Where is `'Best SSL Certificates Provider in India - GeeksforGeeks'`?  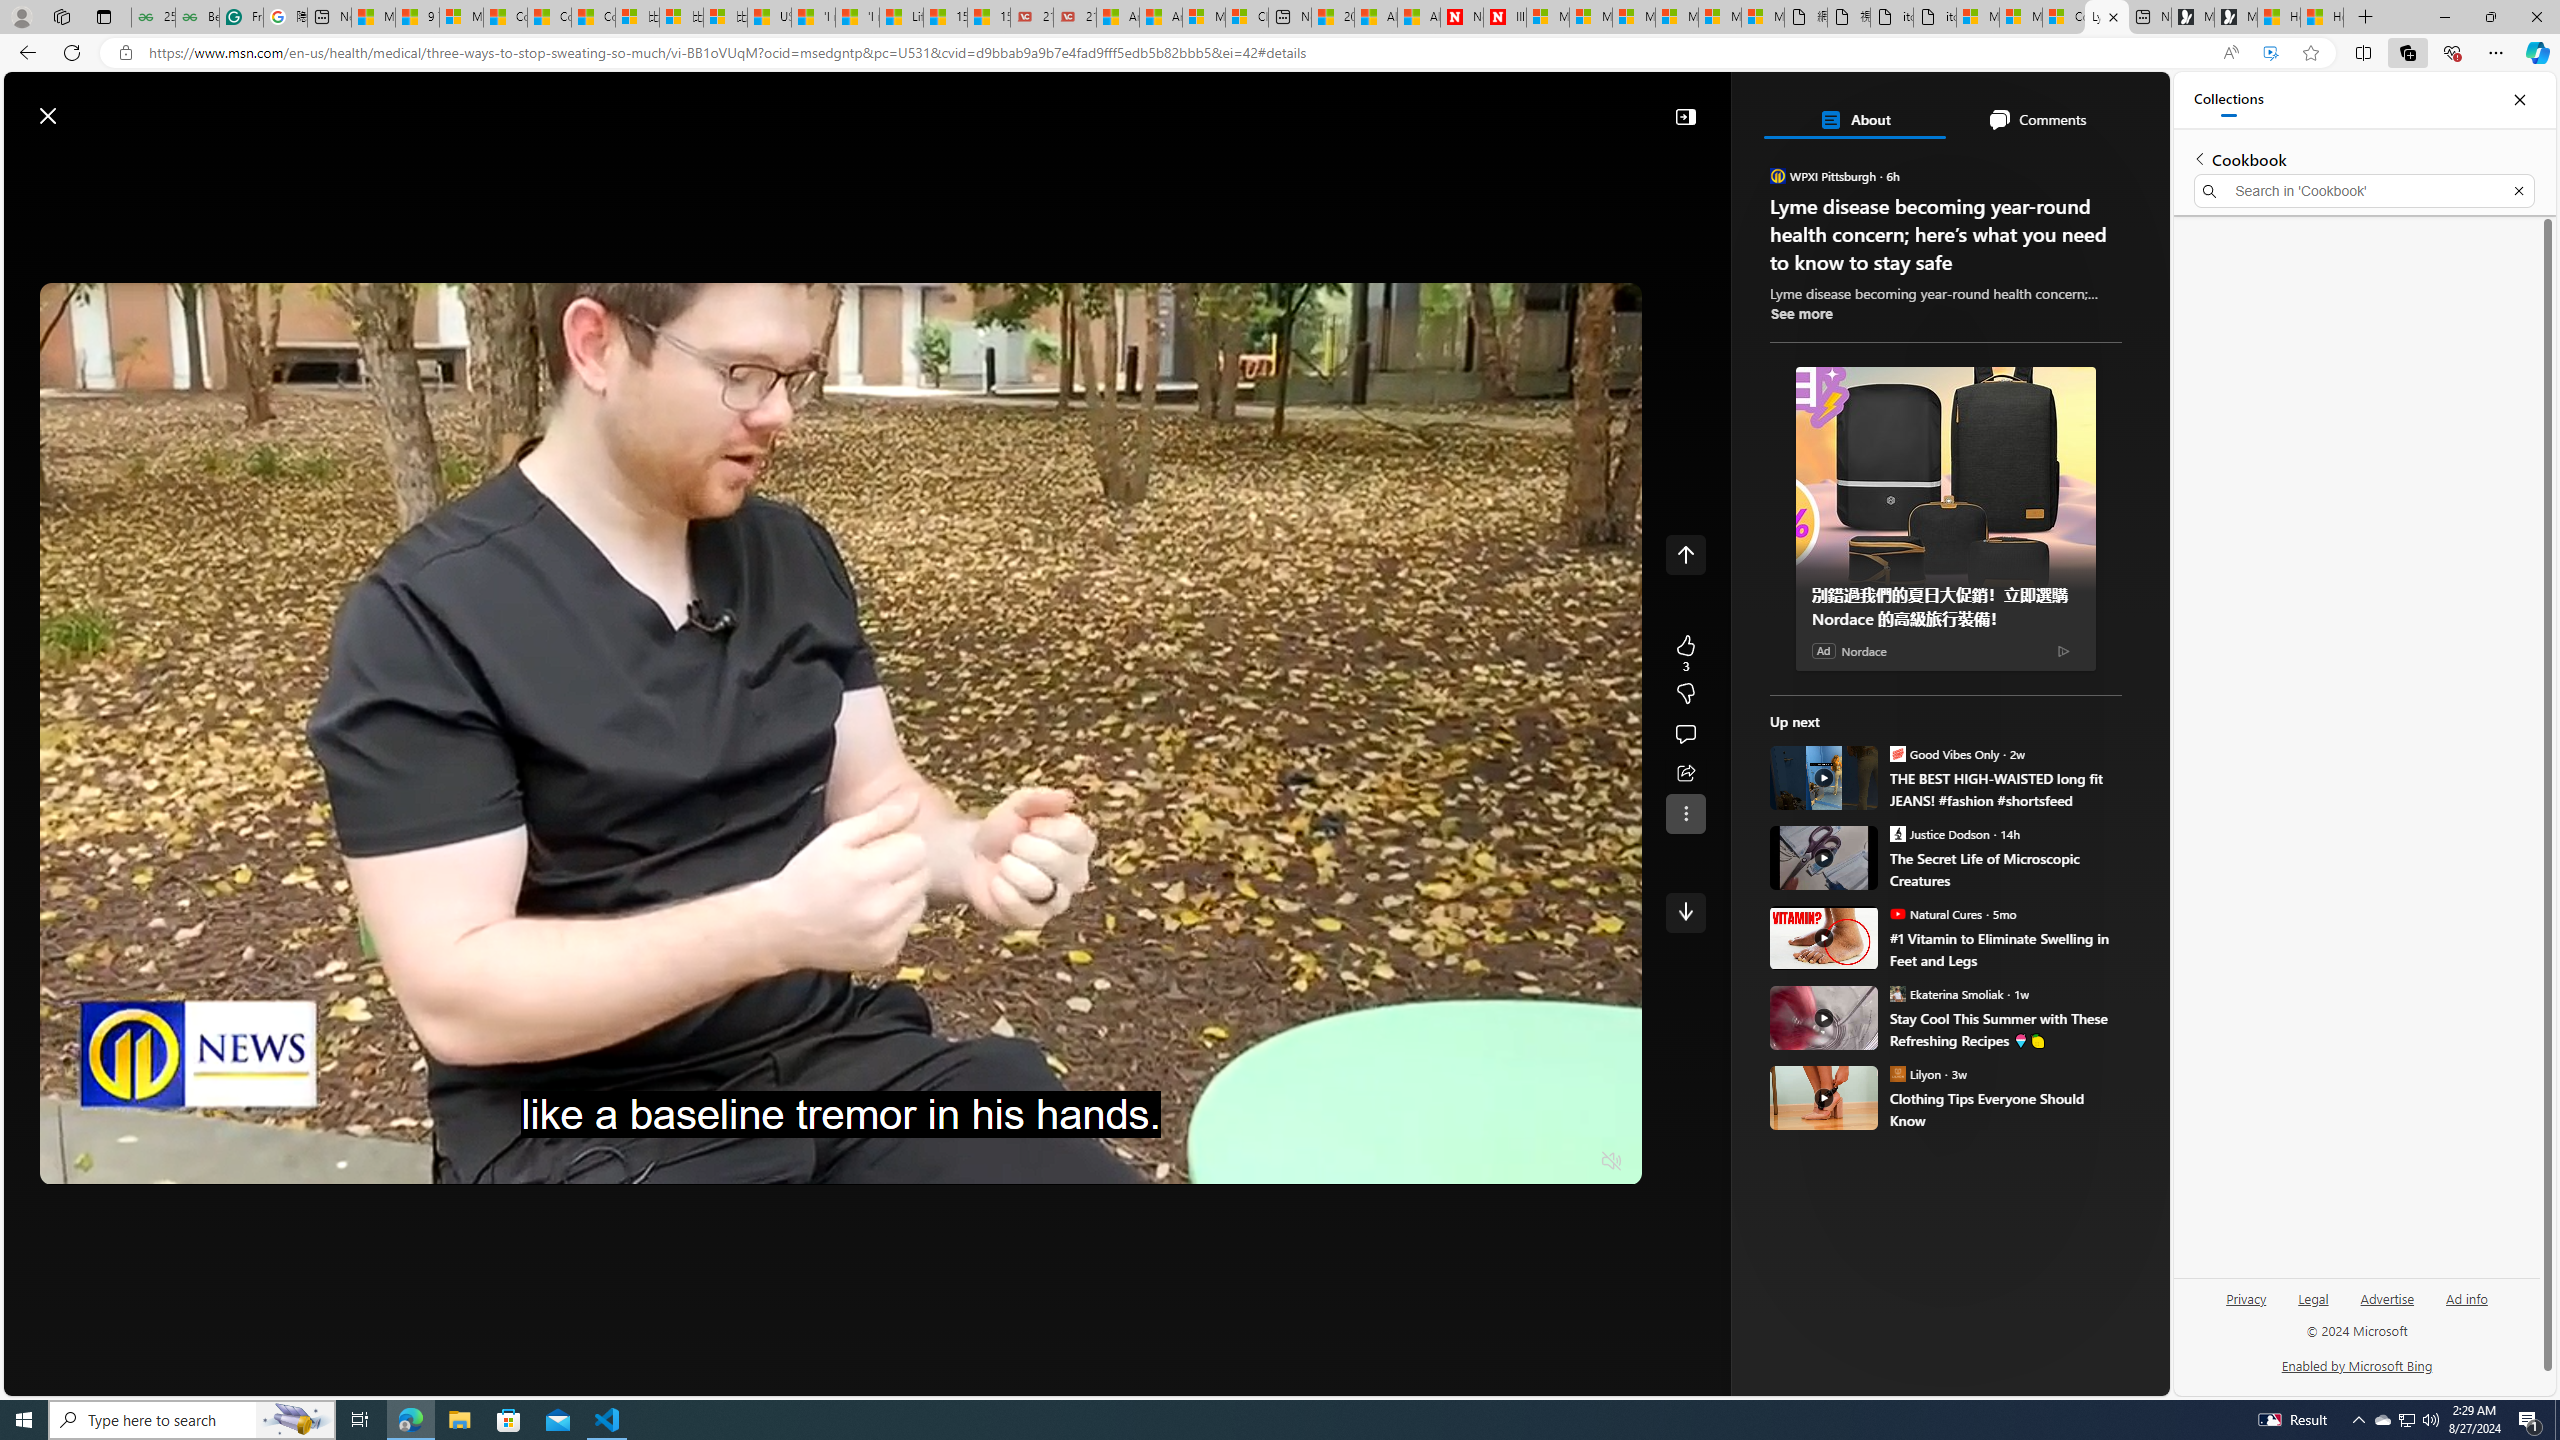 'Best SSL Certificates Provider in India - GeeksforGeeks' is located at coordinates (196, 16).